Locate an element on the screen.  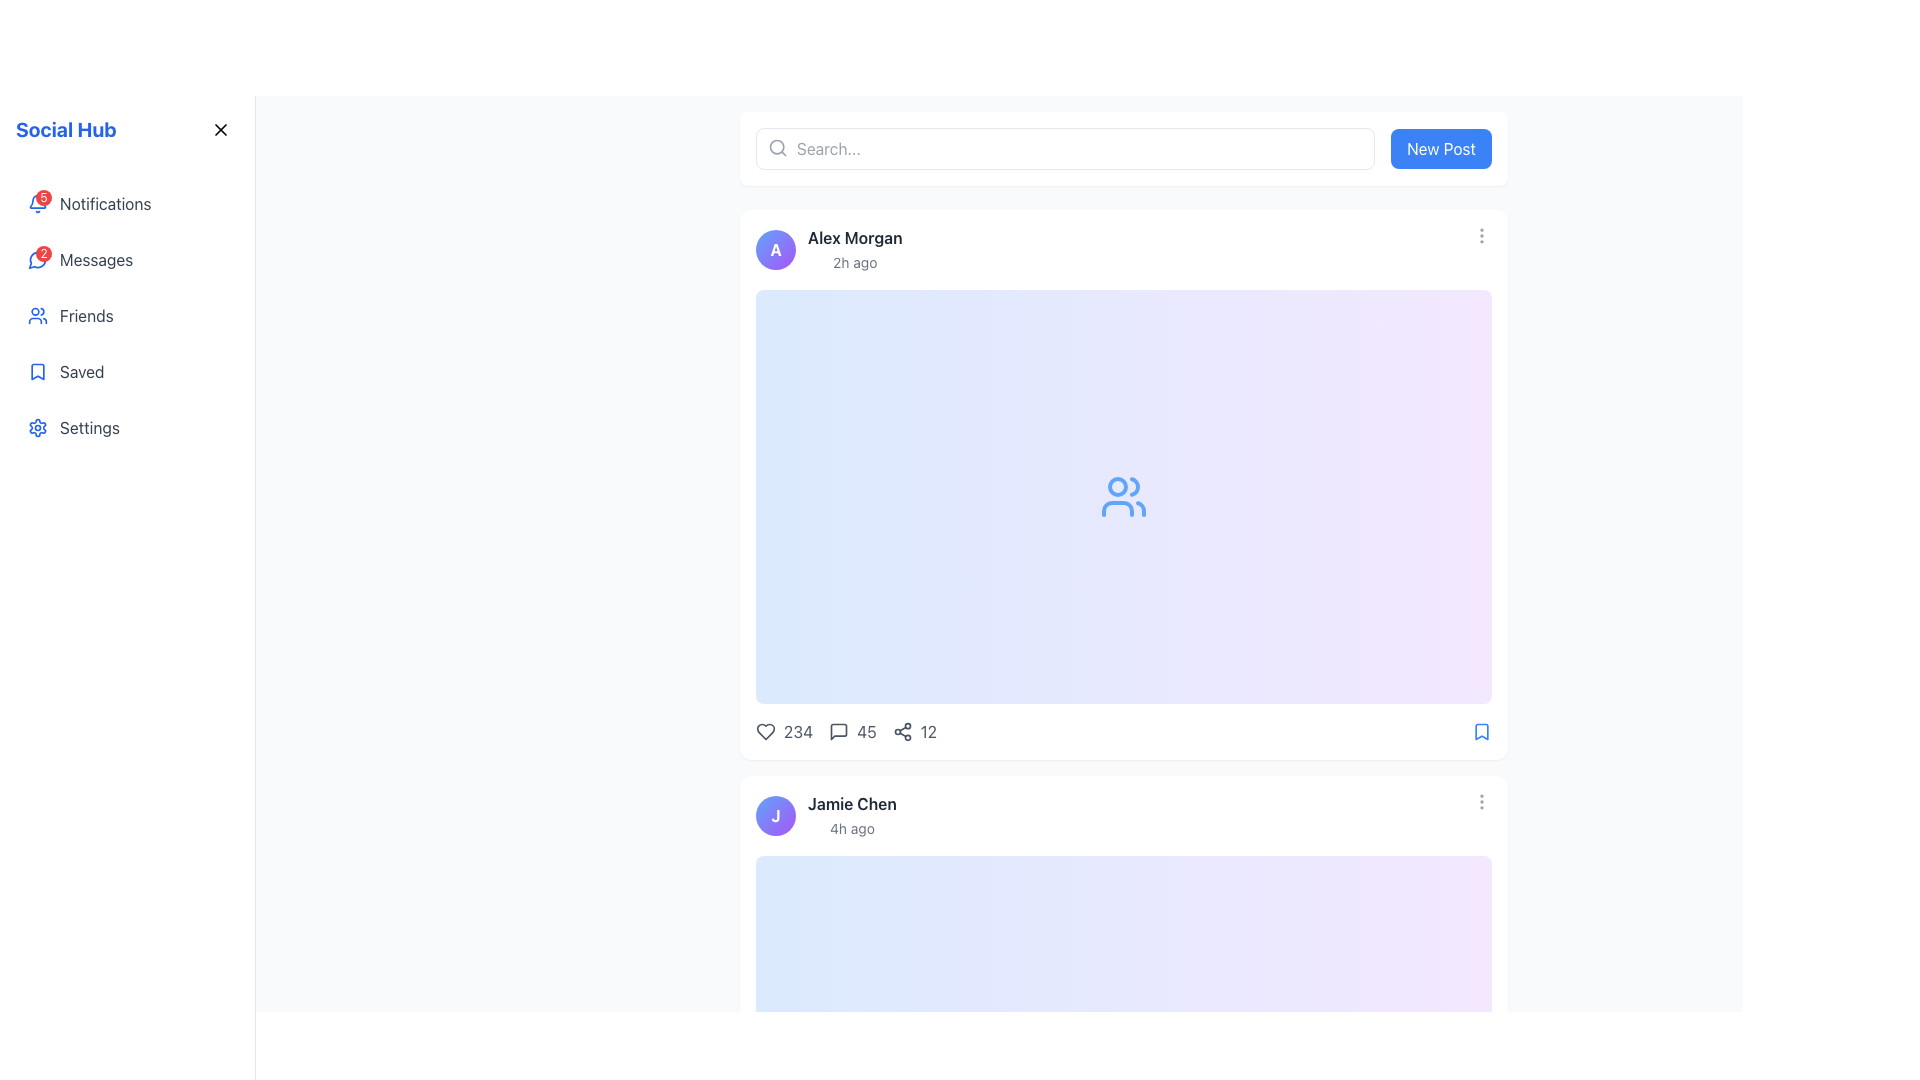
the Share count interactive element, which consists of a share icon and the number '12' in gray font that turns green when hovered is located at coordinates (913, 732).